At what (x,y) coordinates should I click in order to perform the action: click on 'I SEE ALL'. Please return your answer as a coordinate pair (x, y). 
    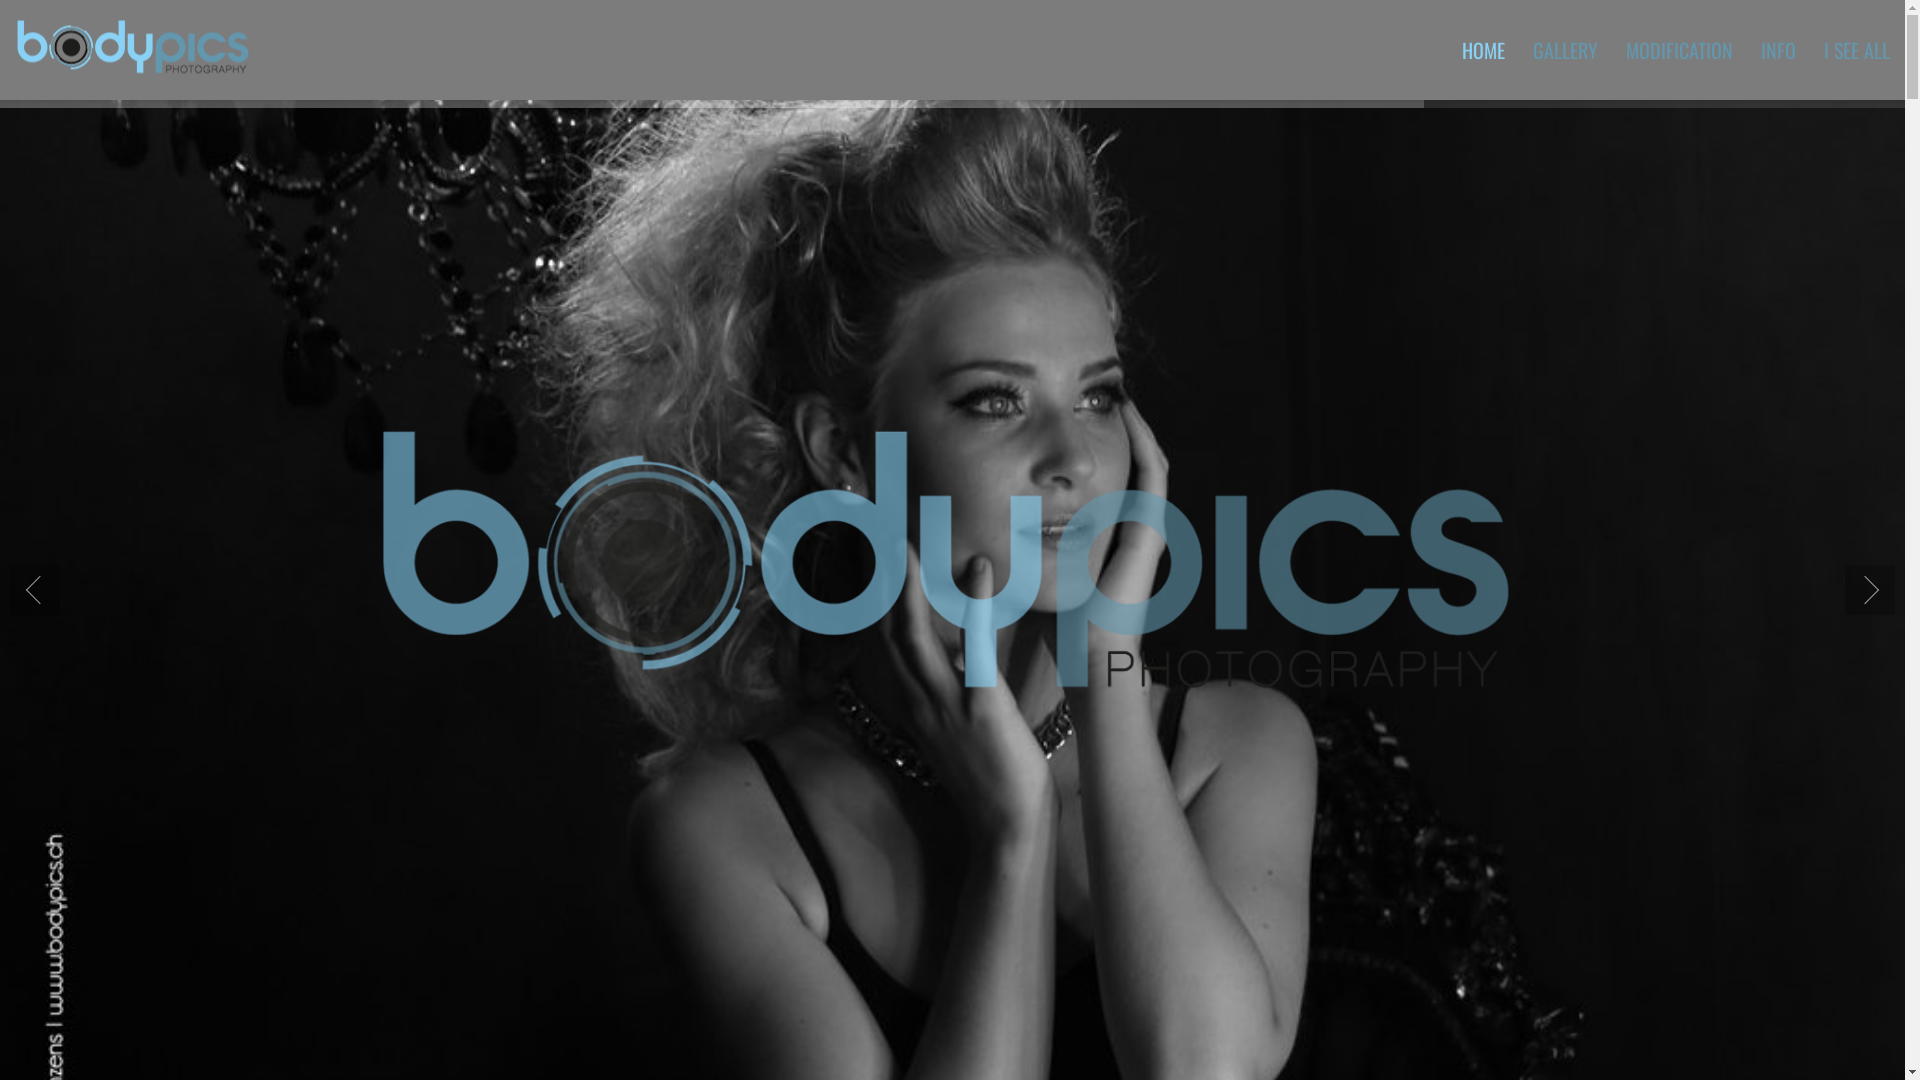
    Looking at the image, I should click on (1809, 49).